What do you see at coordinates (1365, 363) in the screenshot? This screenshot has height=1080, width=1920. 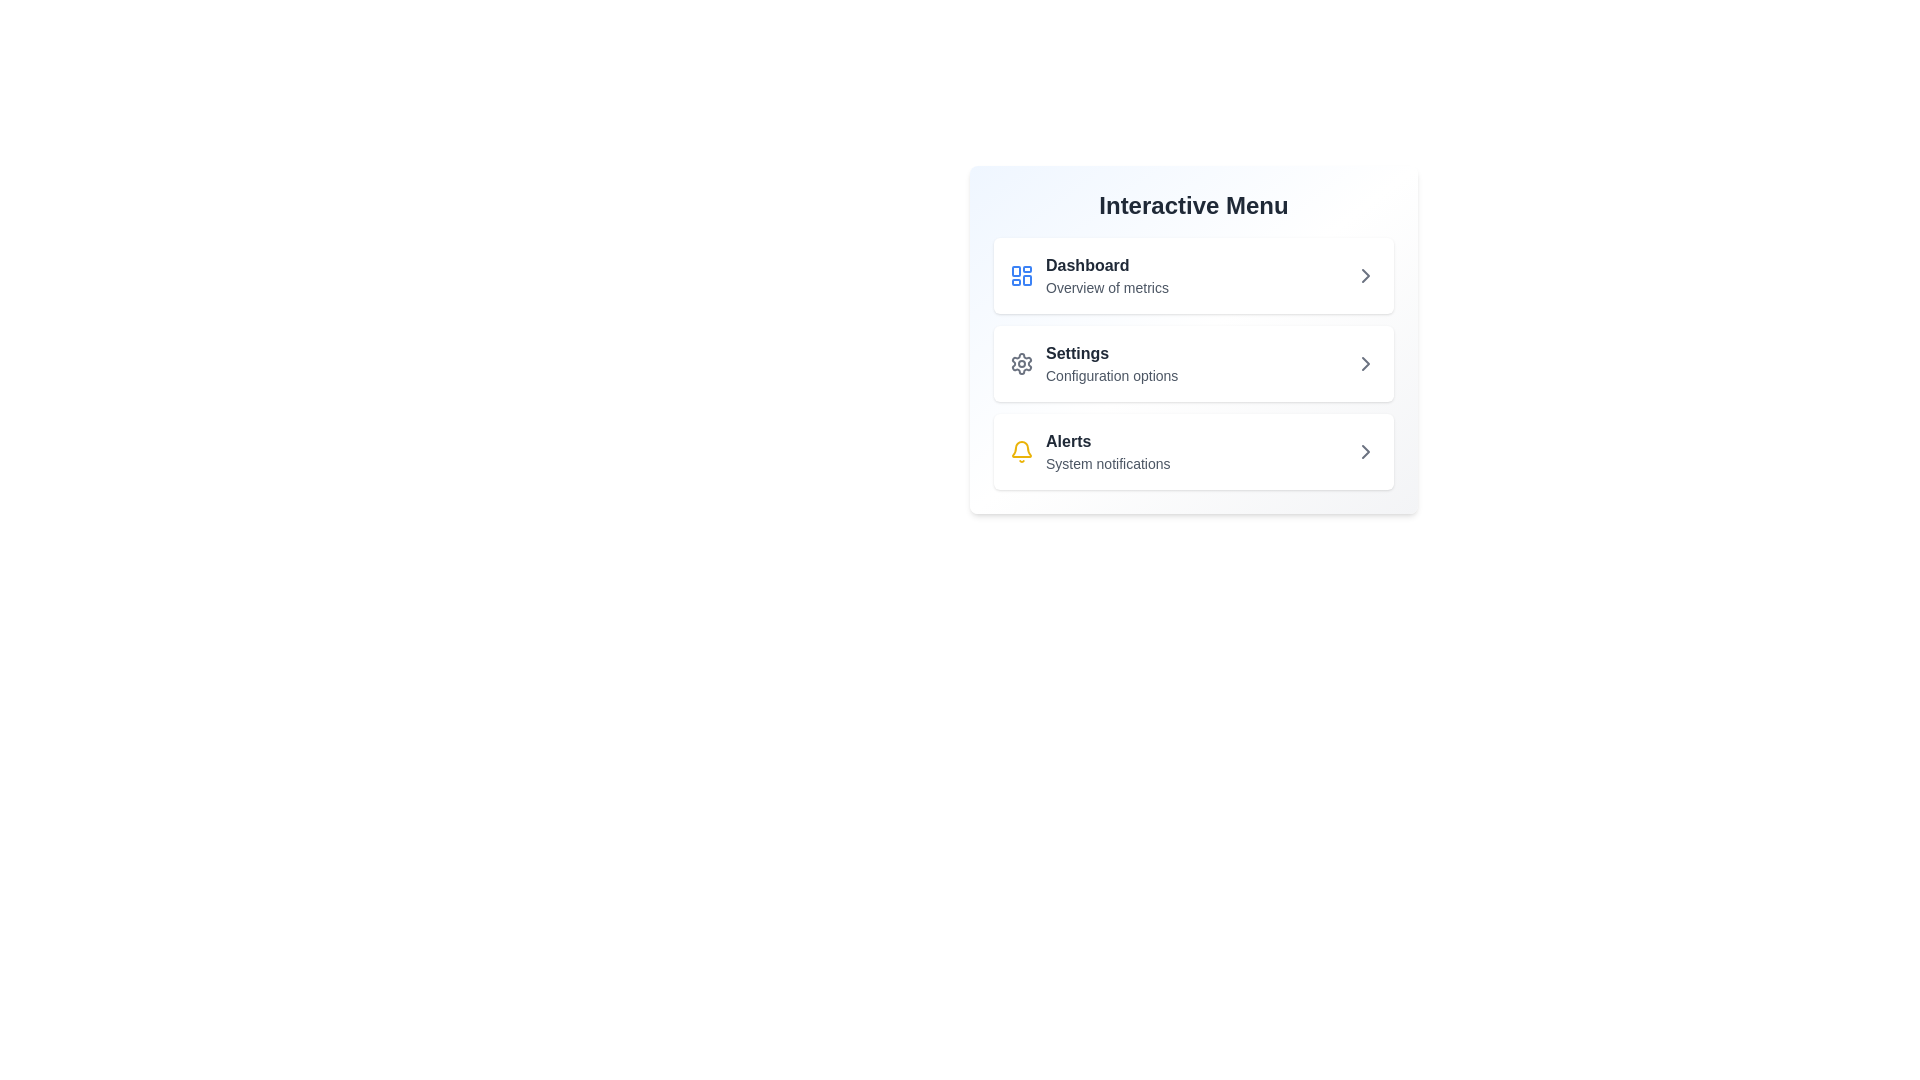 I see `the chevron icon located at the far right of the 'Settings' row in the 'Interactive Menu' panel` at bounding box center [1365, 363].